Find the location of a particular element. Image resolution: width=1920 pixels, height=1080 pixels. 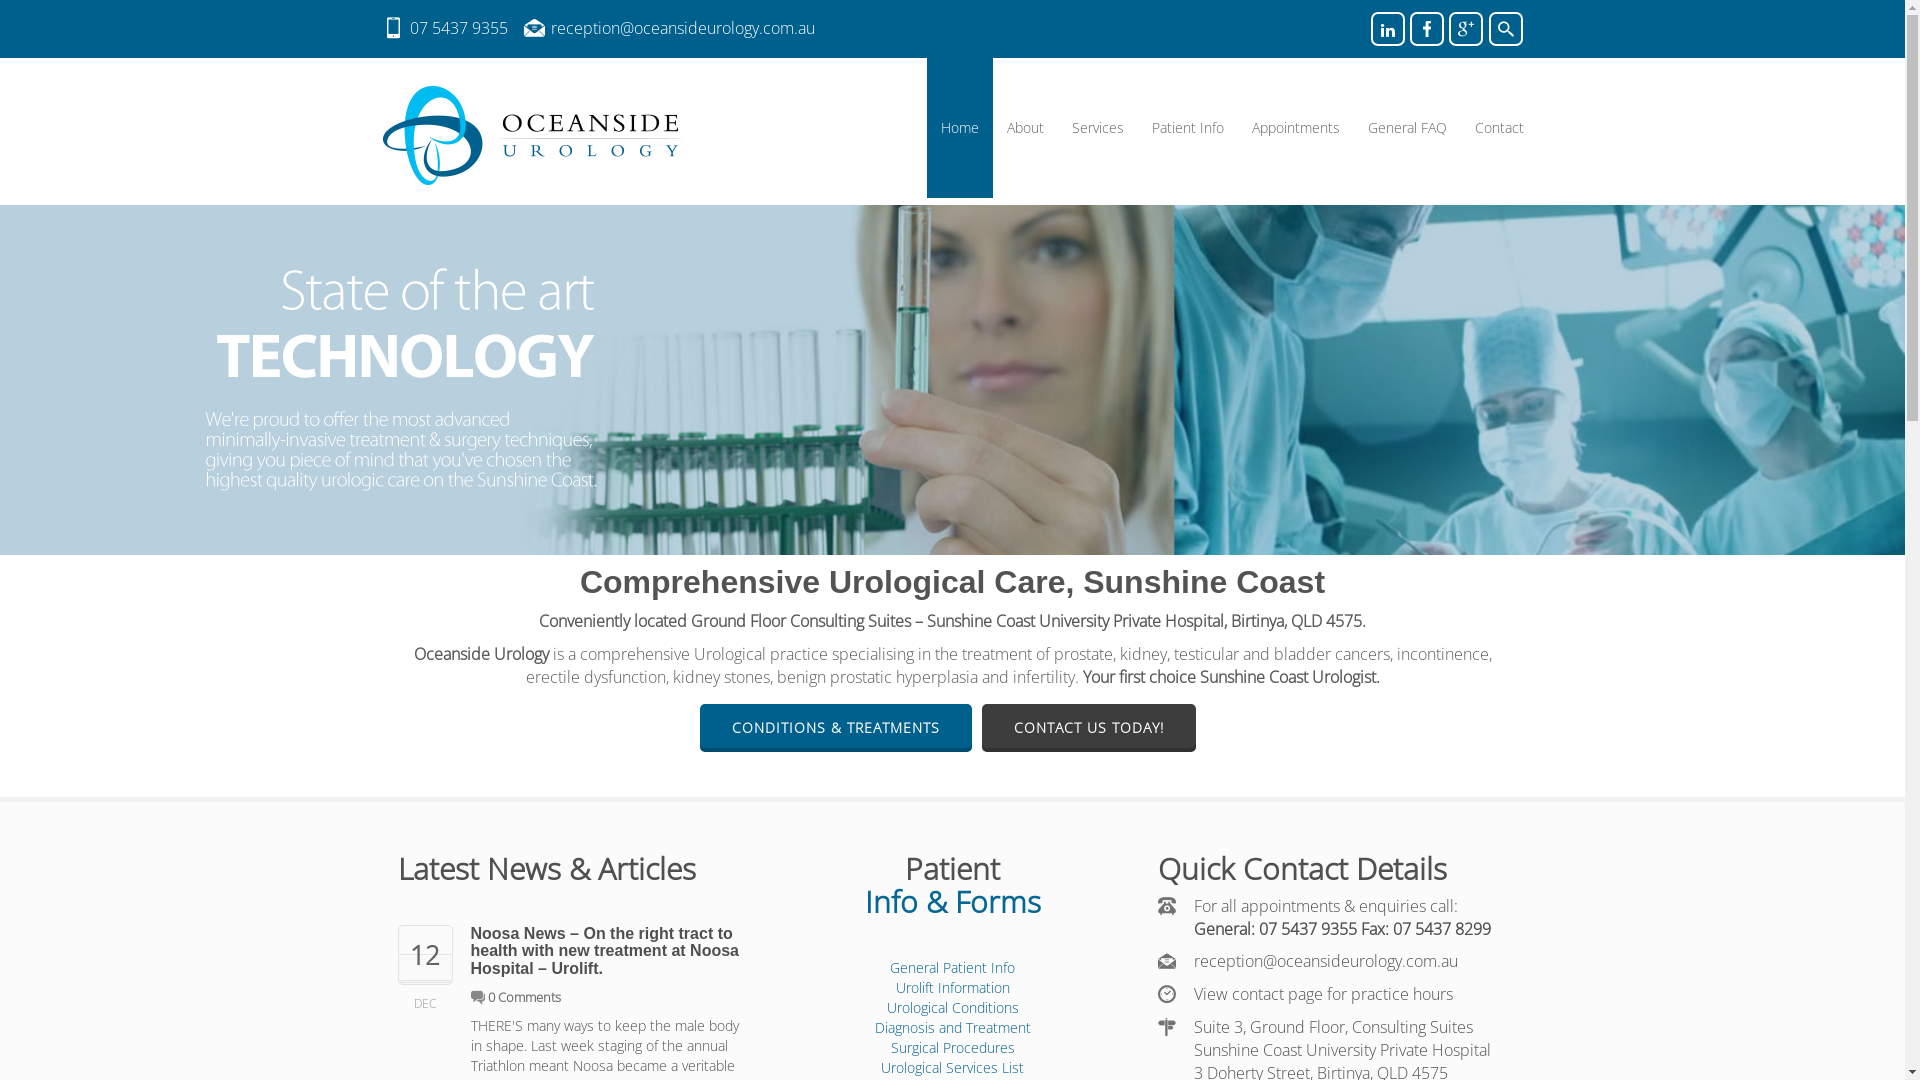

'Urological Conditions' is located at coordinates (950, 1007).